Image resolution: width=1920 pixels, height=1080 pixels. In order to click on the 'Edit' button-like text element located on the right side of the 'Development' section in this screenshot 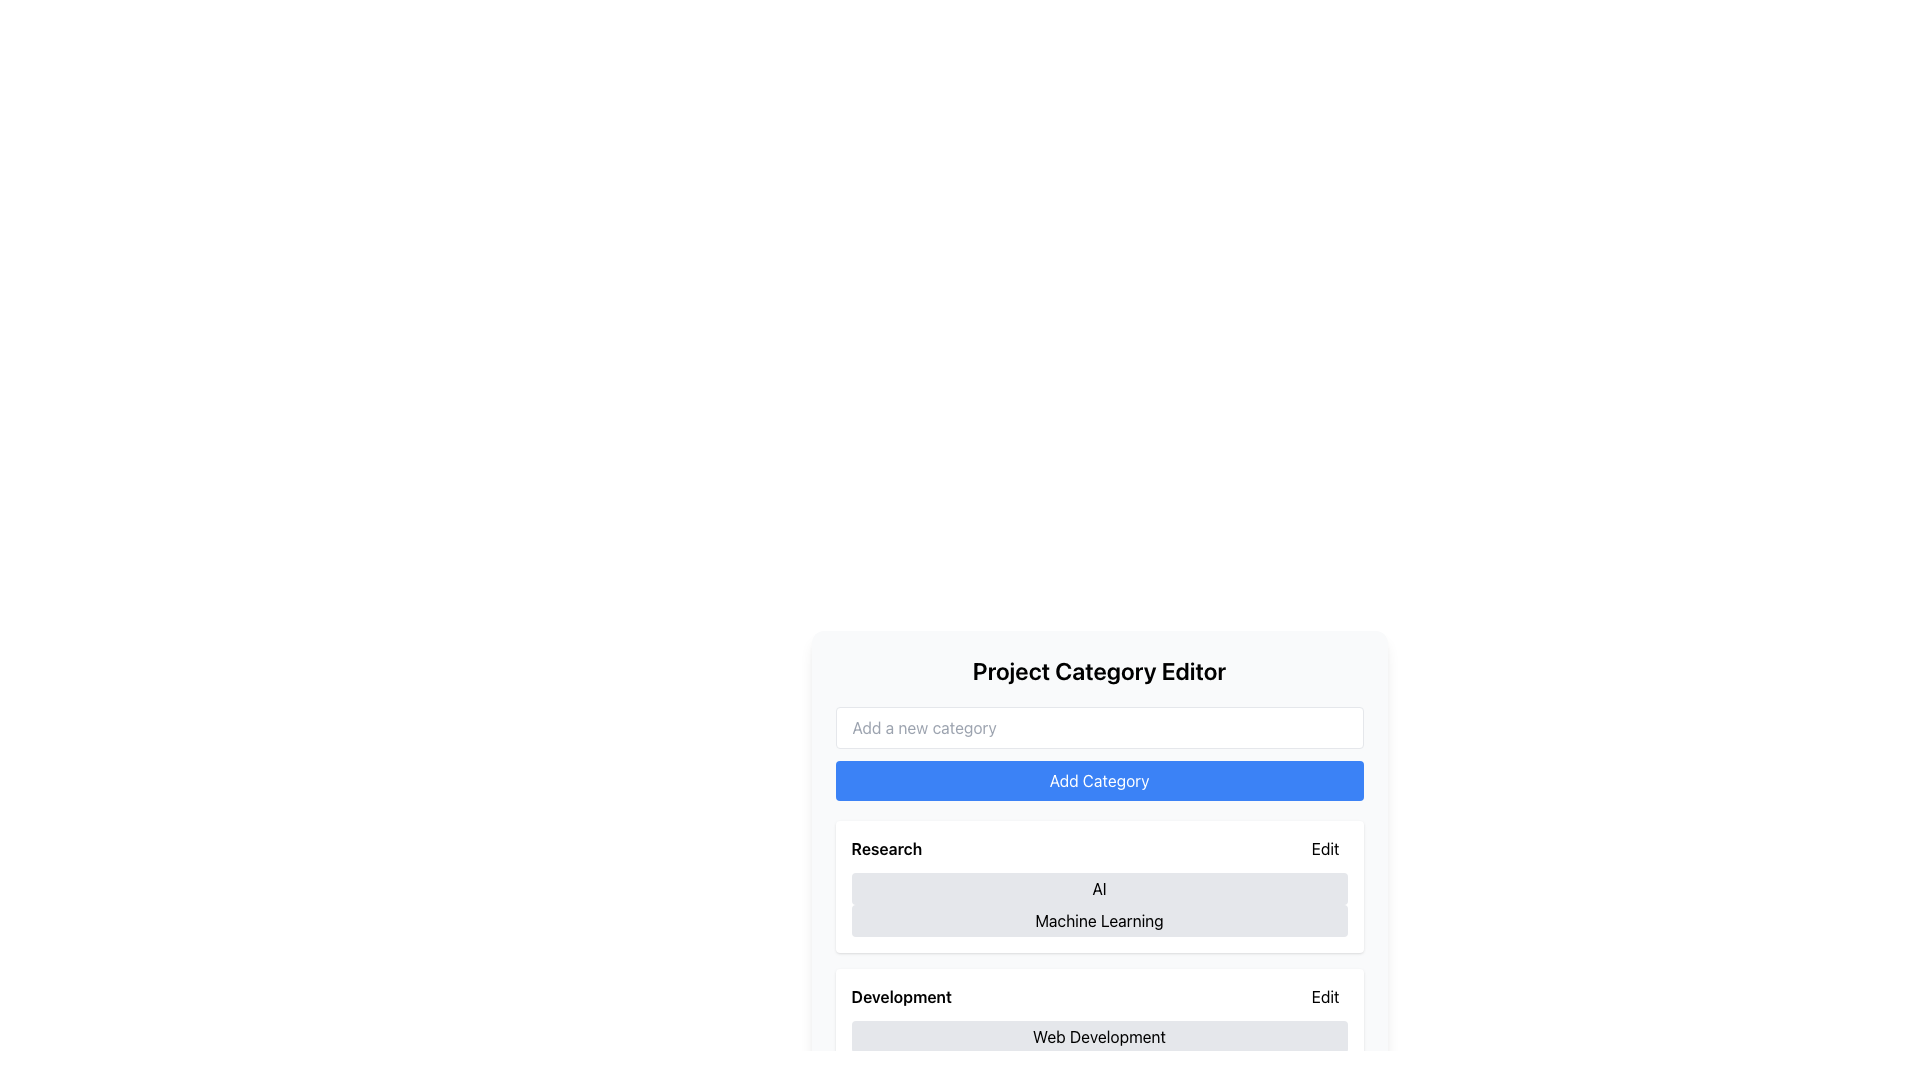, I will do `click(1329, 996)`.